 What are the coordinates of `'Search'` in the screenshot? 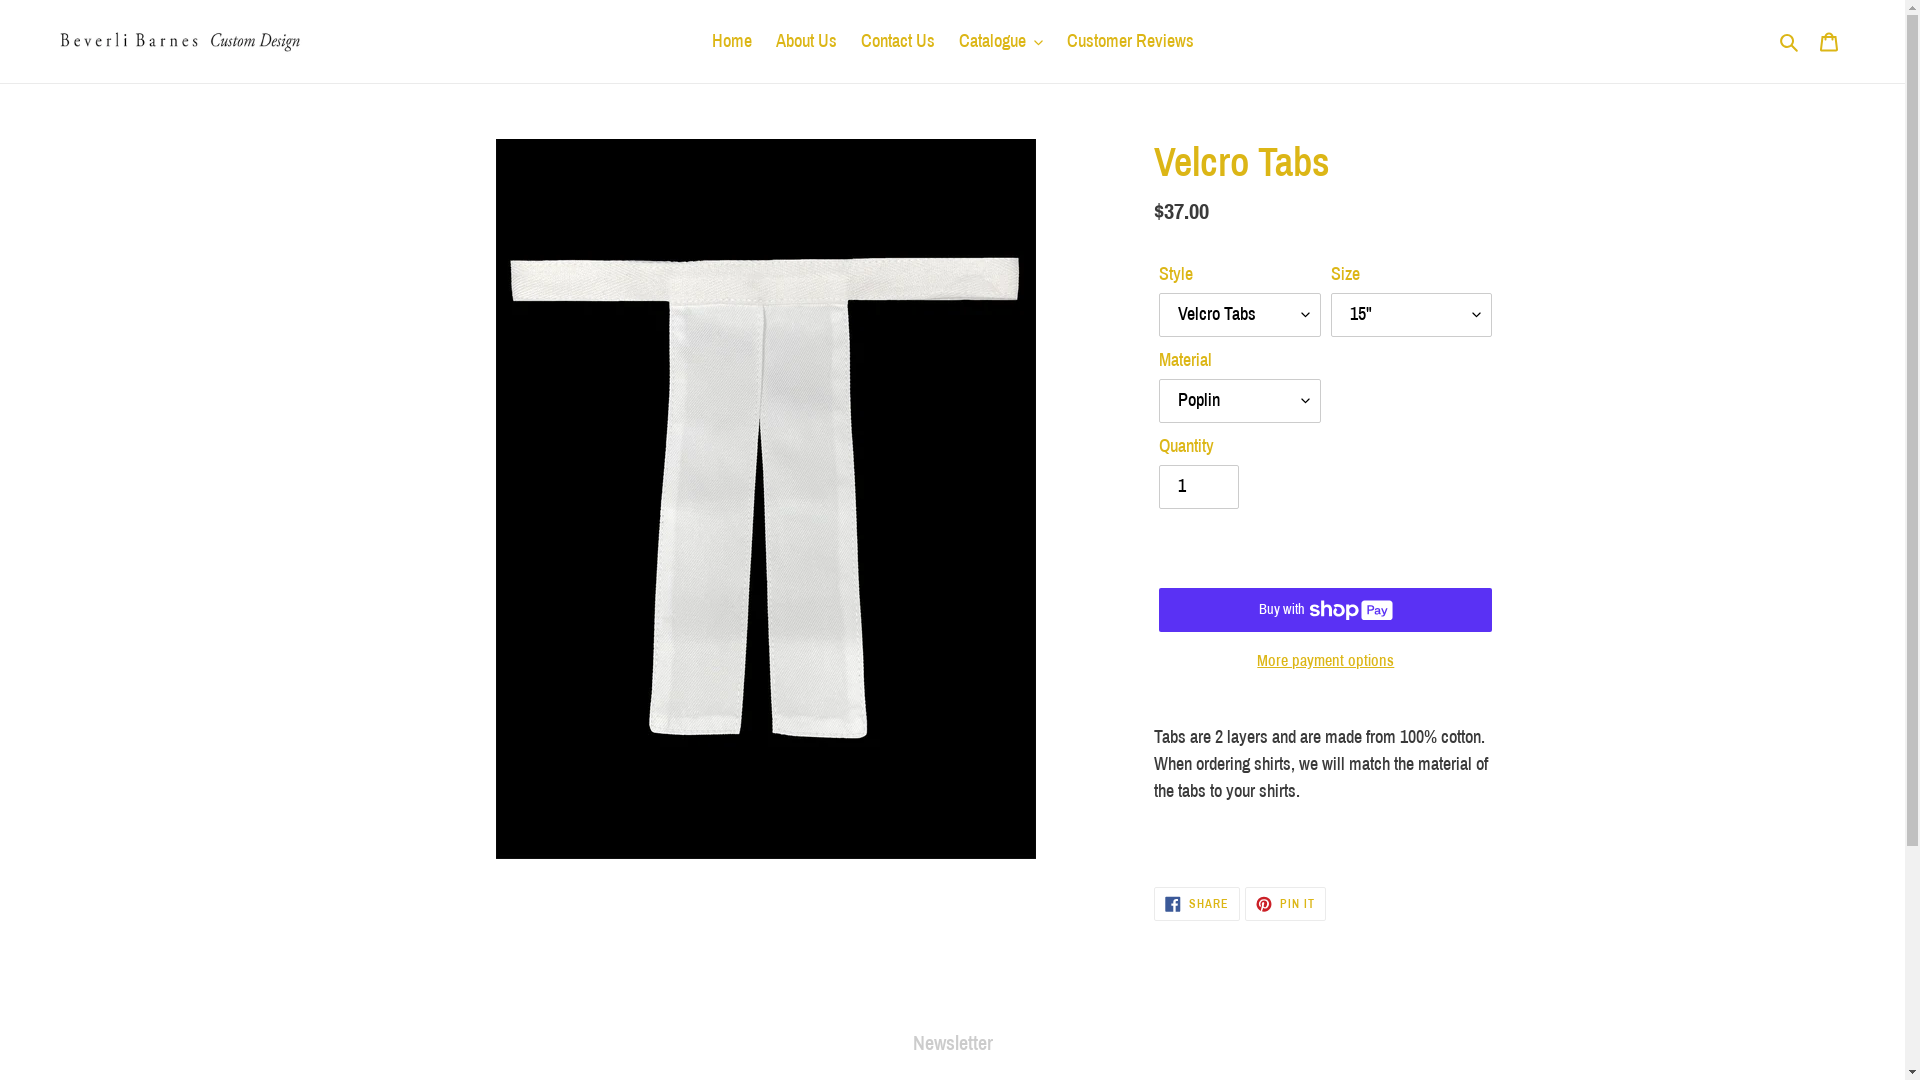 It's located at (1790, 41).